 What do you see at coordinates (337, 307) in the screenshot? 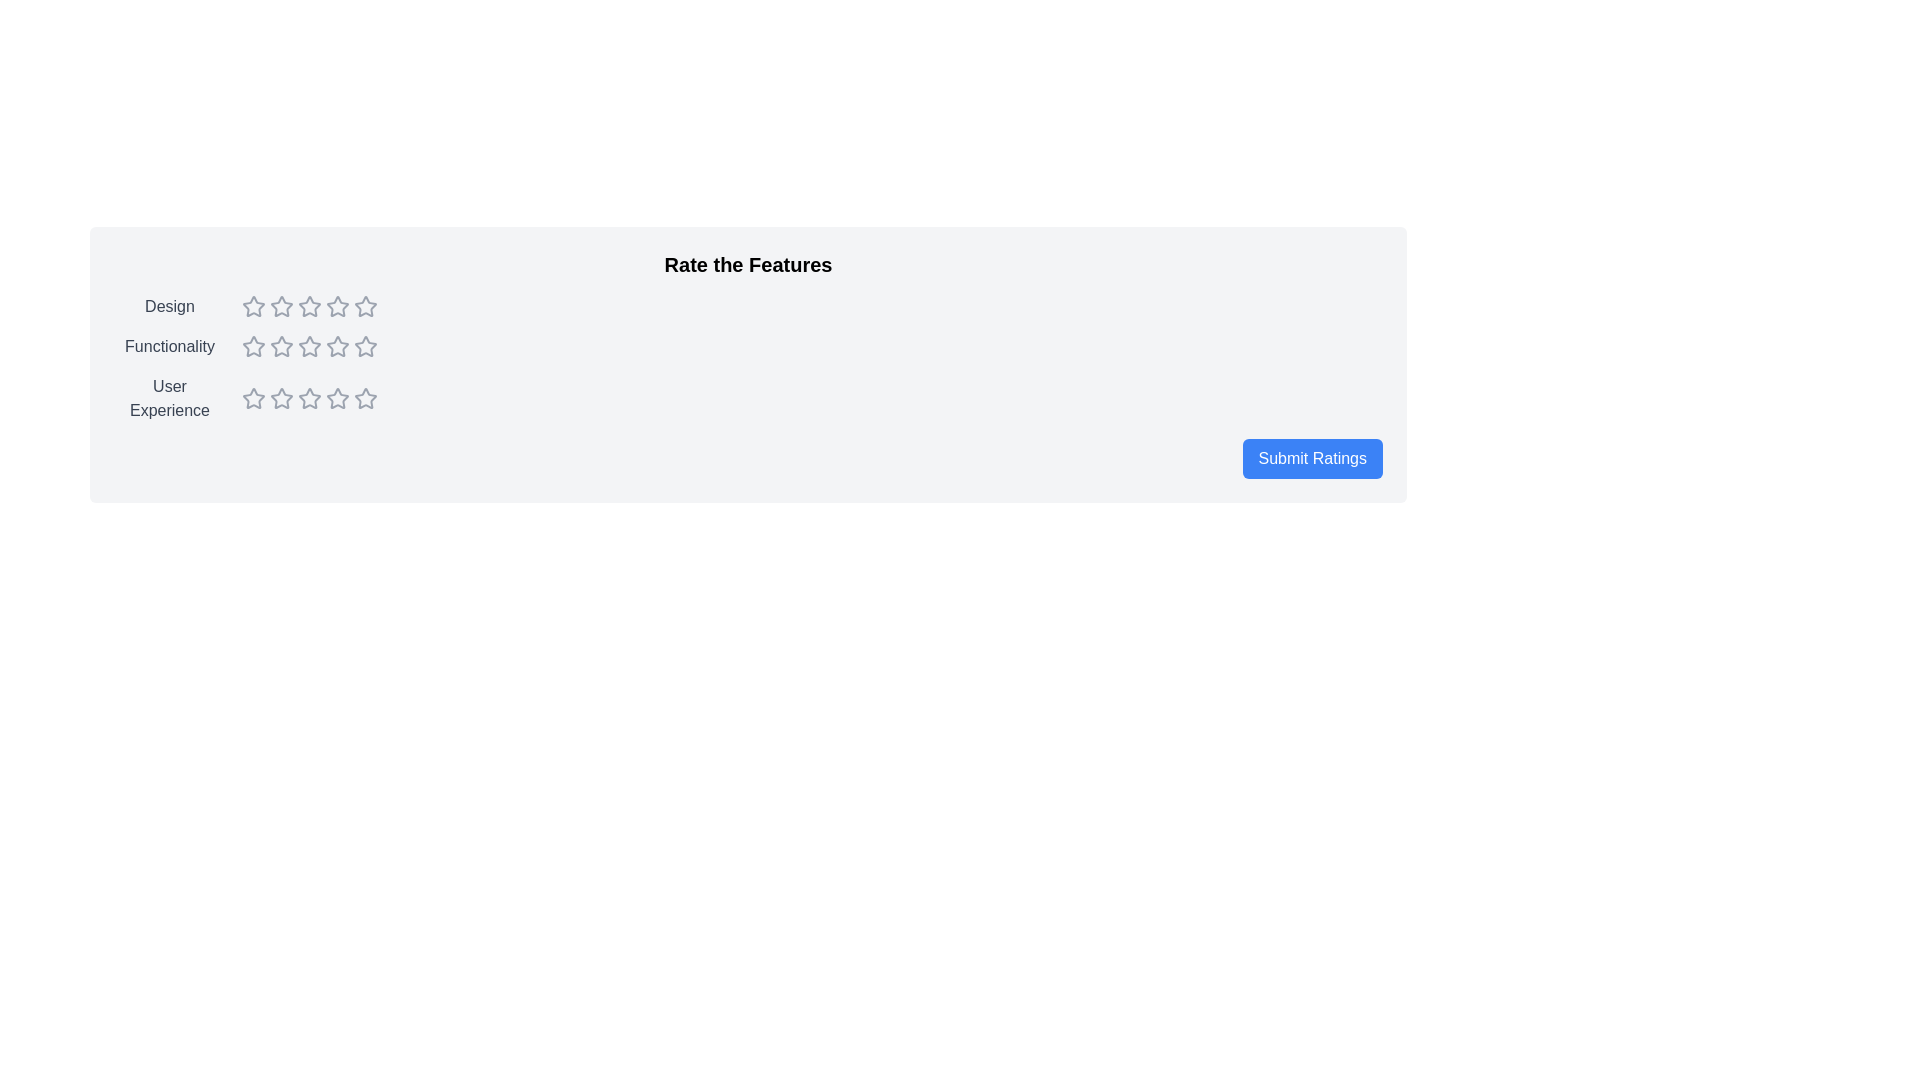
I see `the sixth star icon in the rating widget for the 'Design' category` at bounding box center [337, 307].